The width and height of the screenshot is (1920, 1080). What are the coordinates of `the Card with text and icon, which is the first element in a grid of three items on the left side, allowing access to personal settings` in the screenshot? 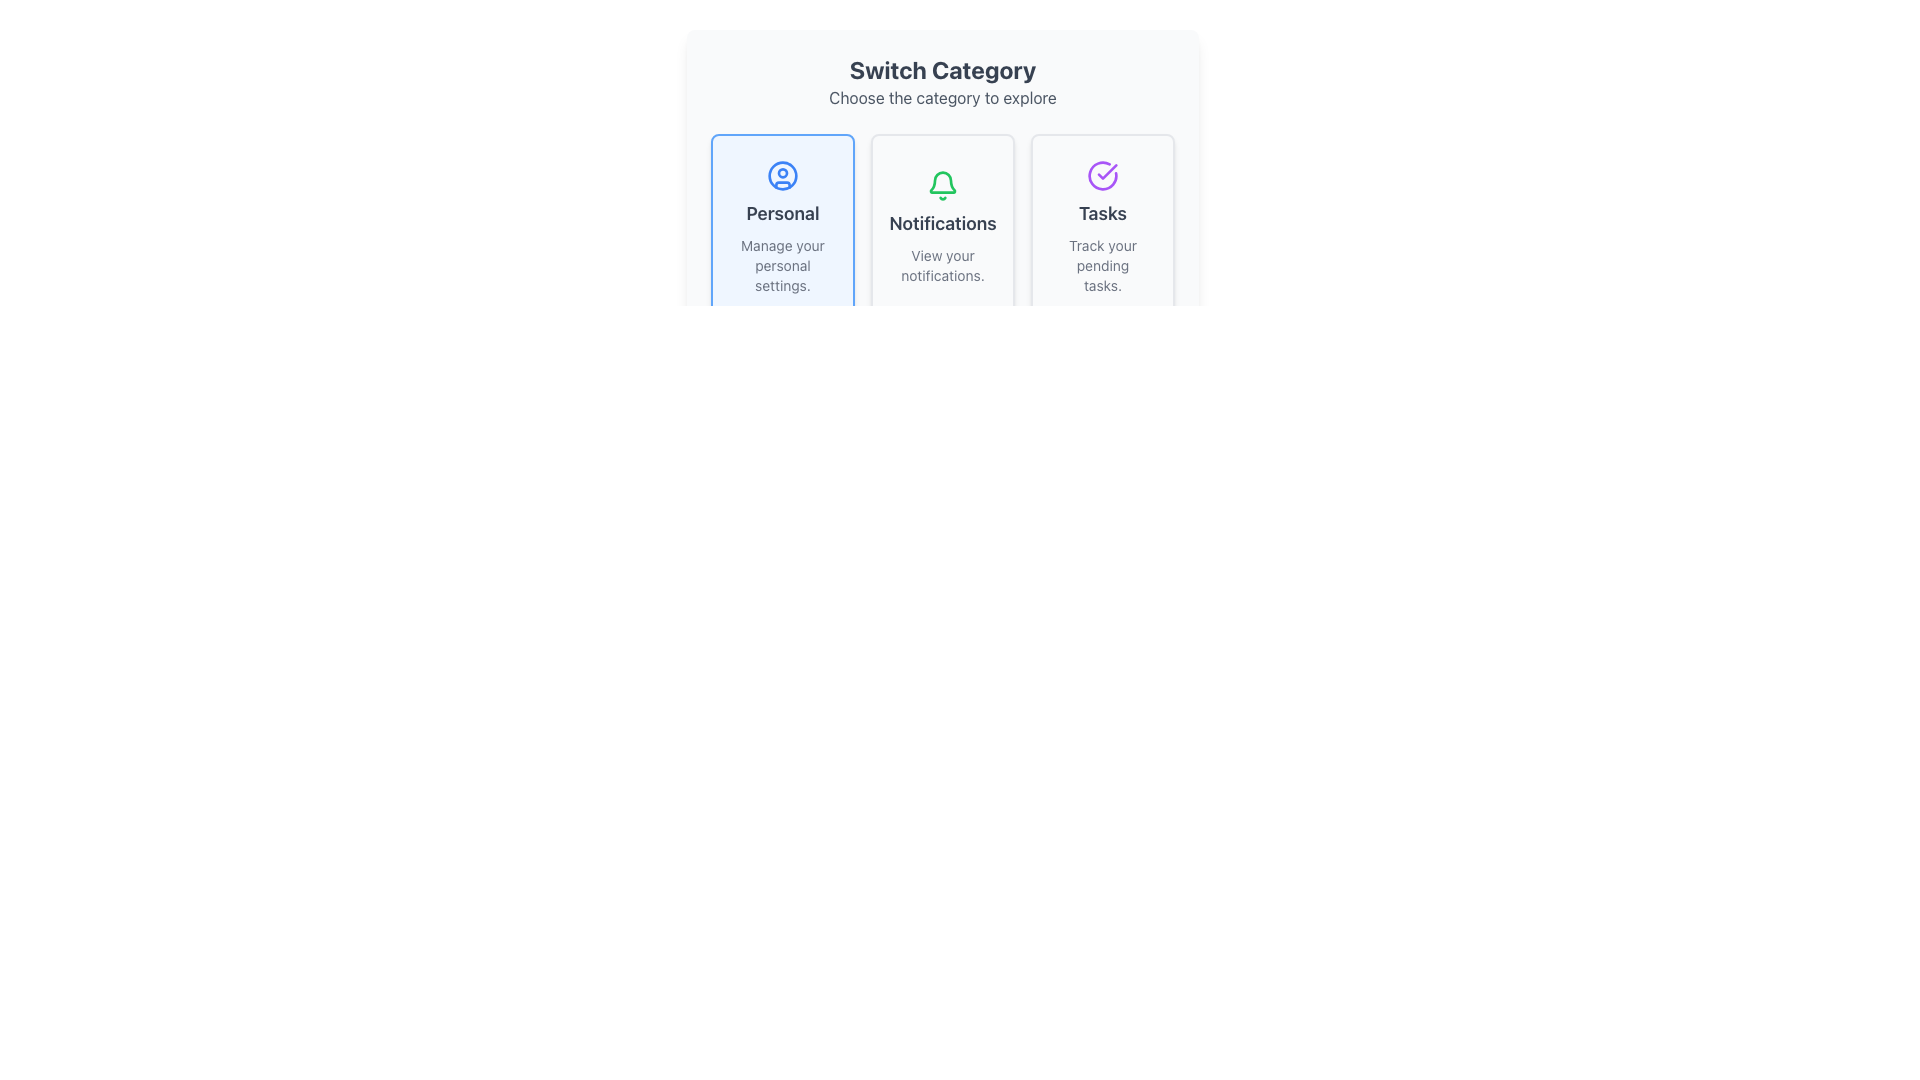 It's located at (781, 226).